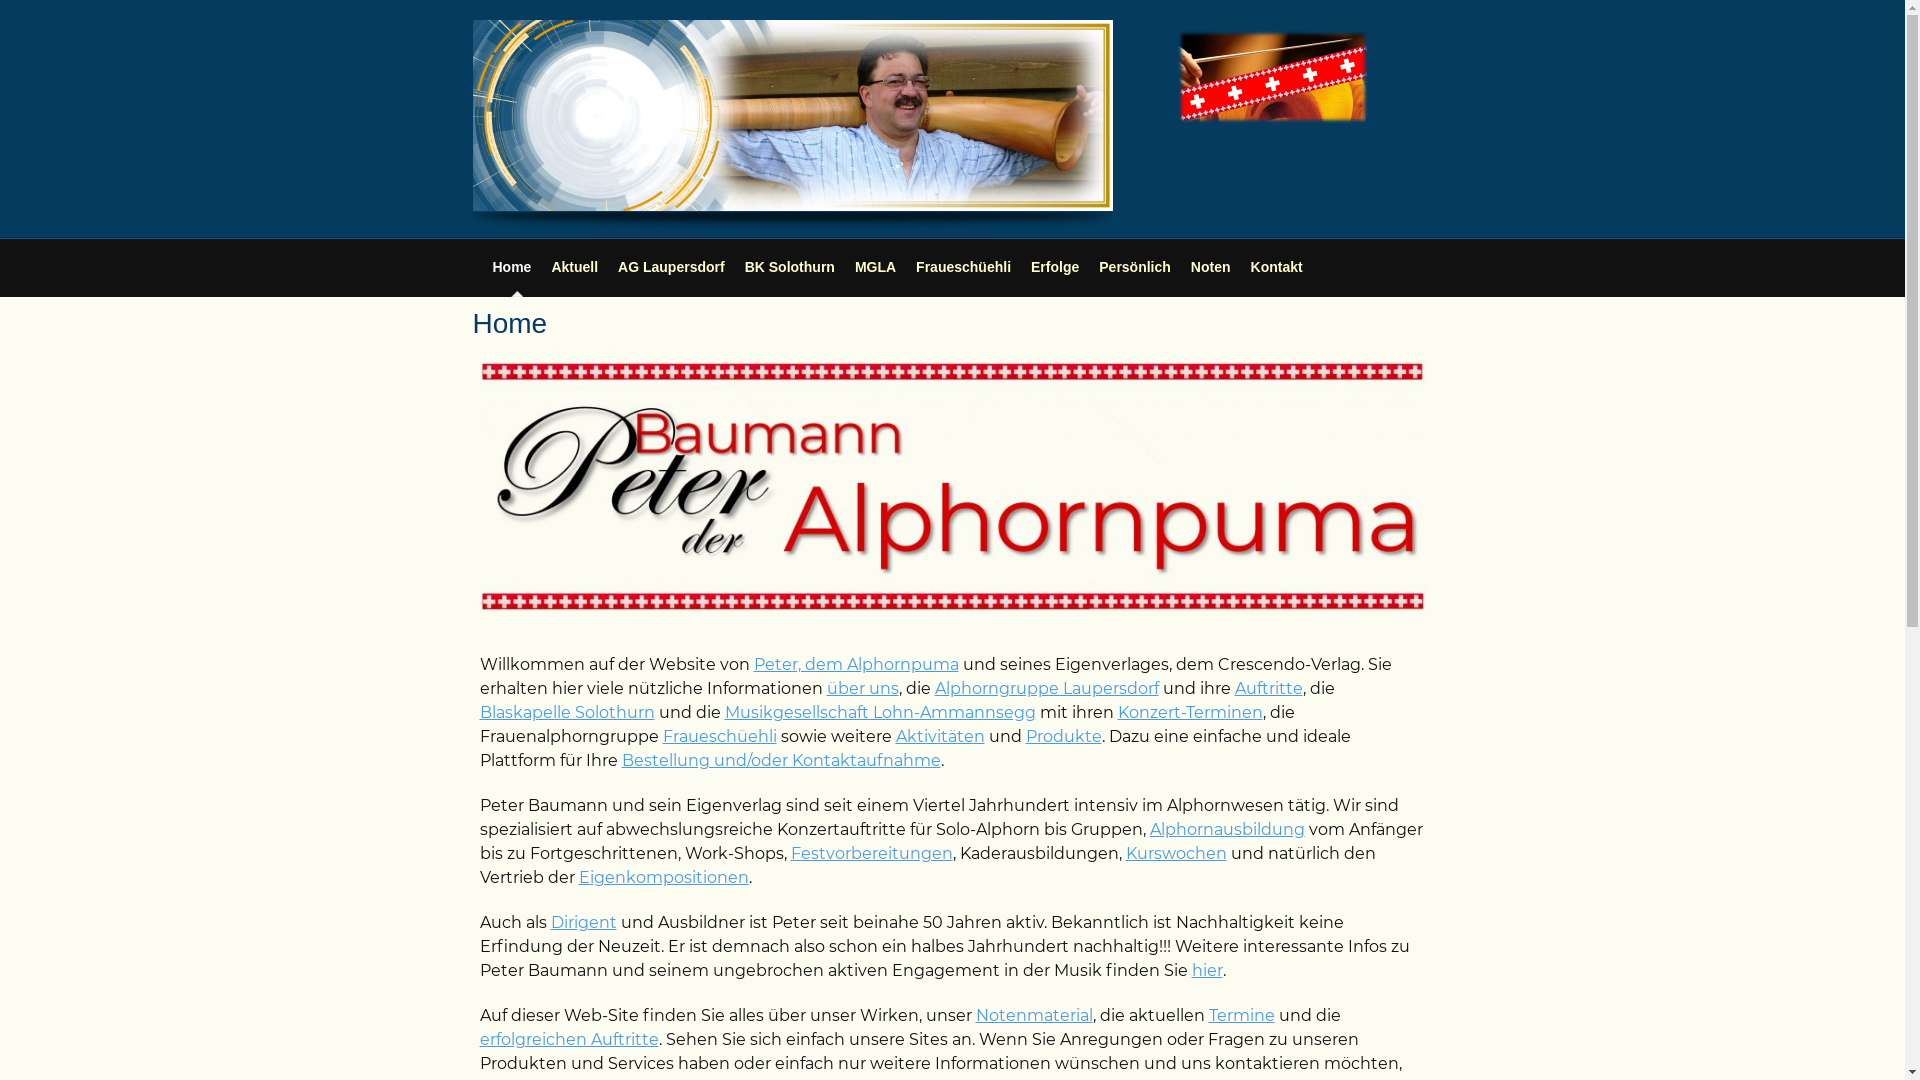 The width and height of the screenshot is (1920, 1080). I want to click on 'Produkte', so click(1063, 736).